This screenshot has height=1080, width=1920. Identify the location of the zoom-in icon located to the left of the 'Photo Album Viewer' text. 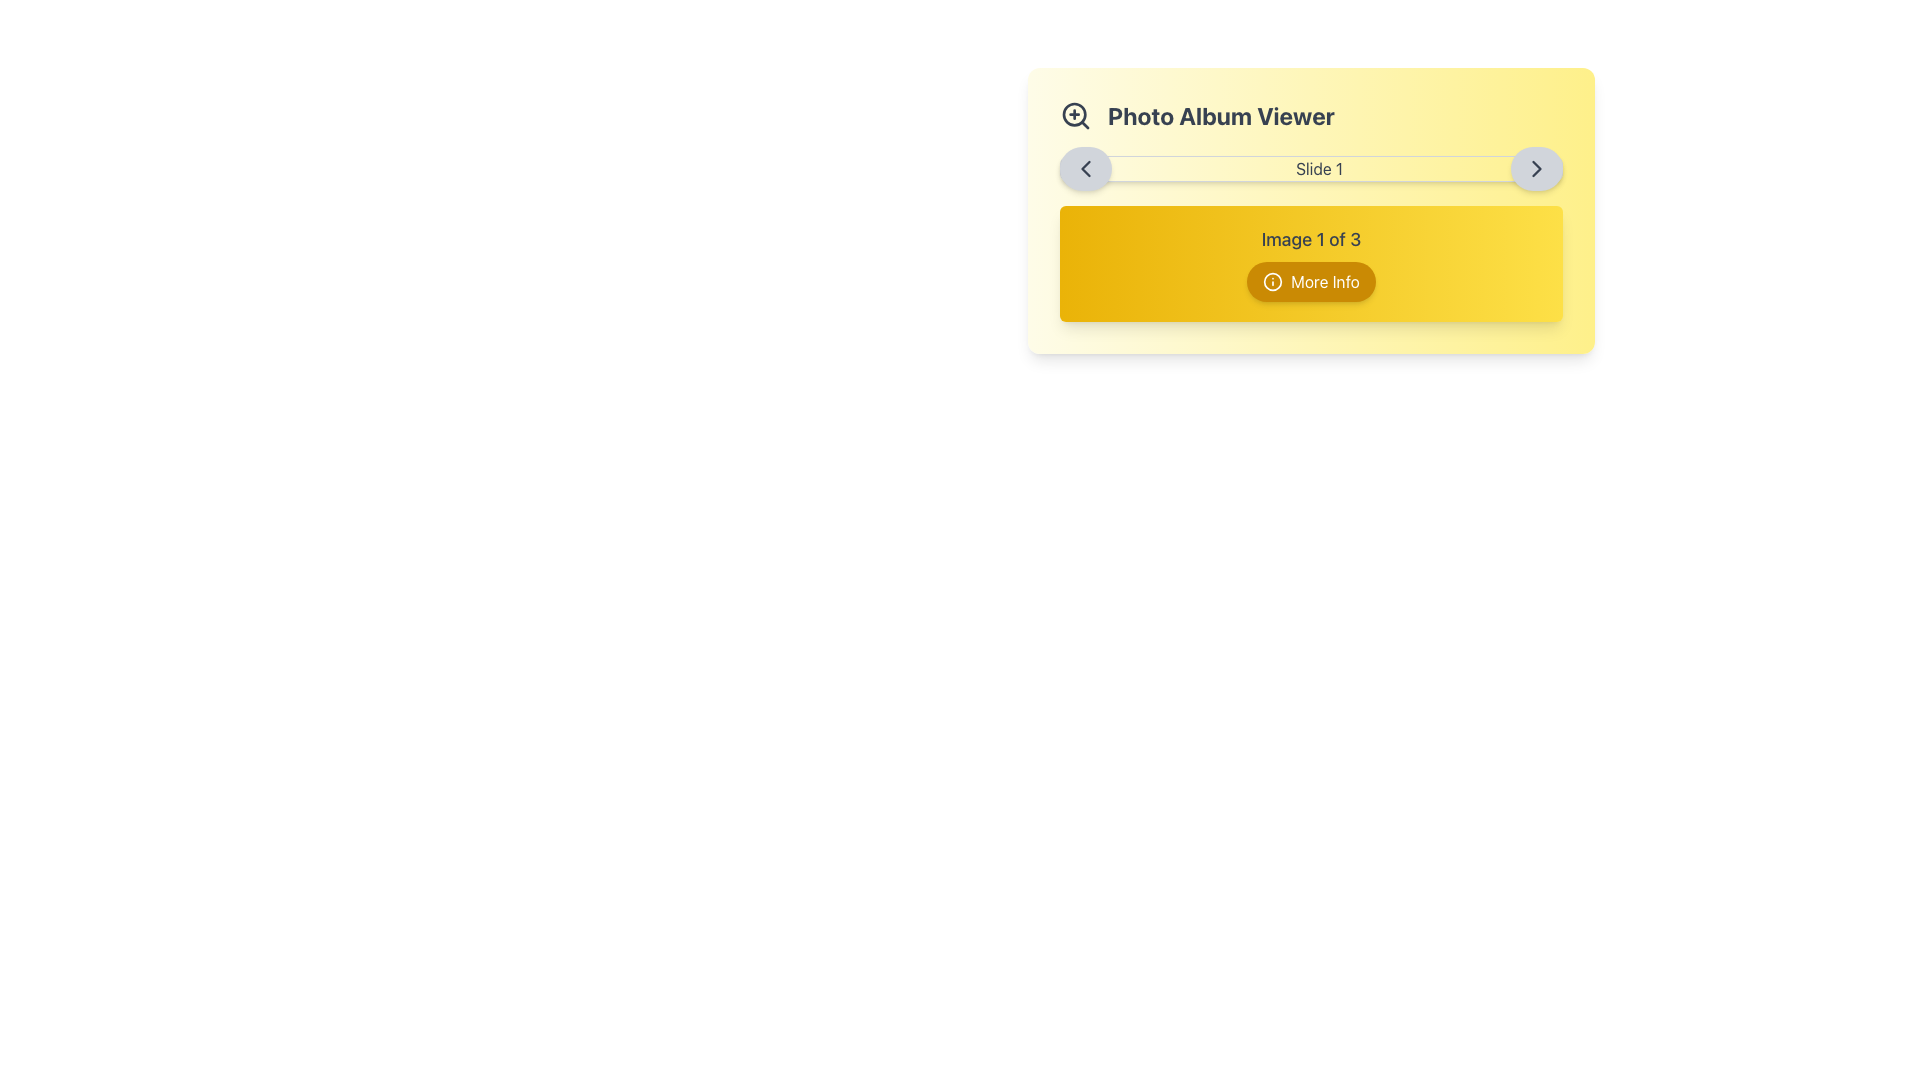
(1074, 115).